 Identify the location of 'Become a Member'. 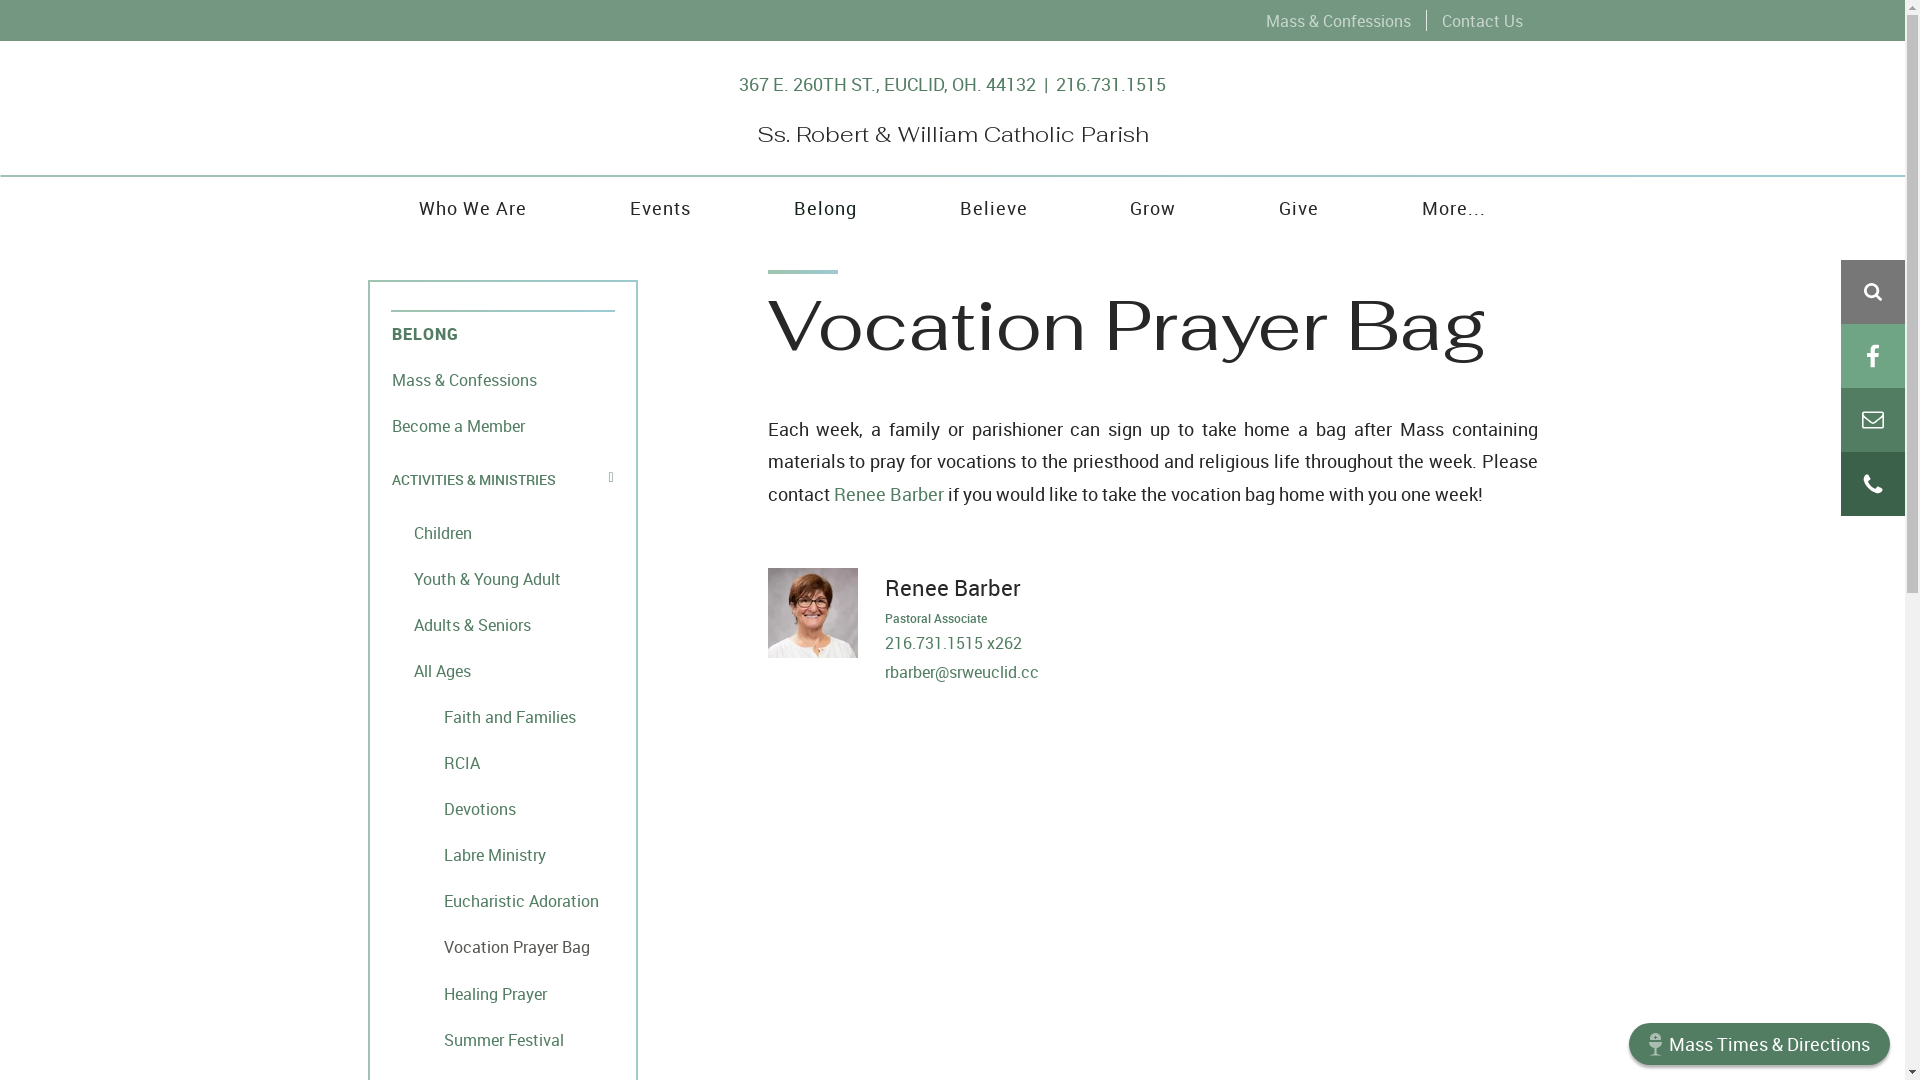
(503, 423).